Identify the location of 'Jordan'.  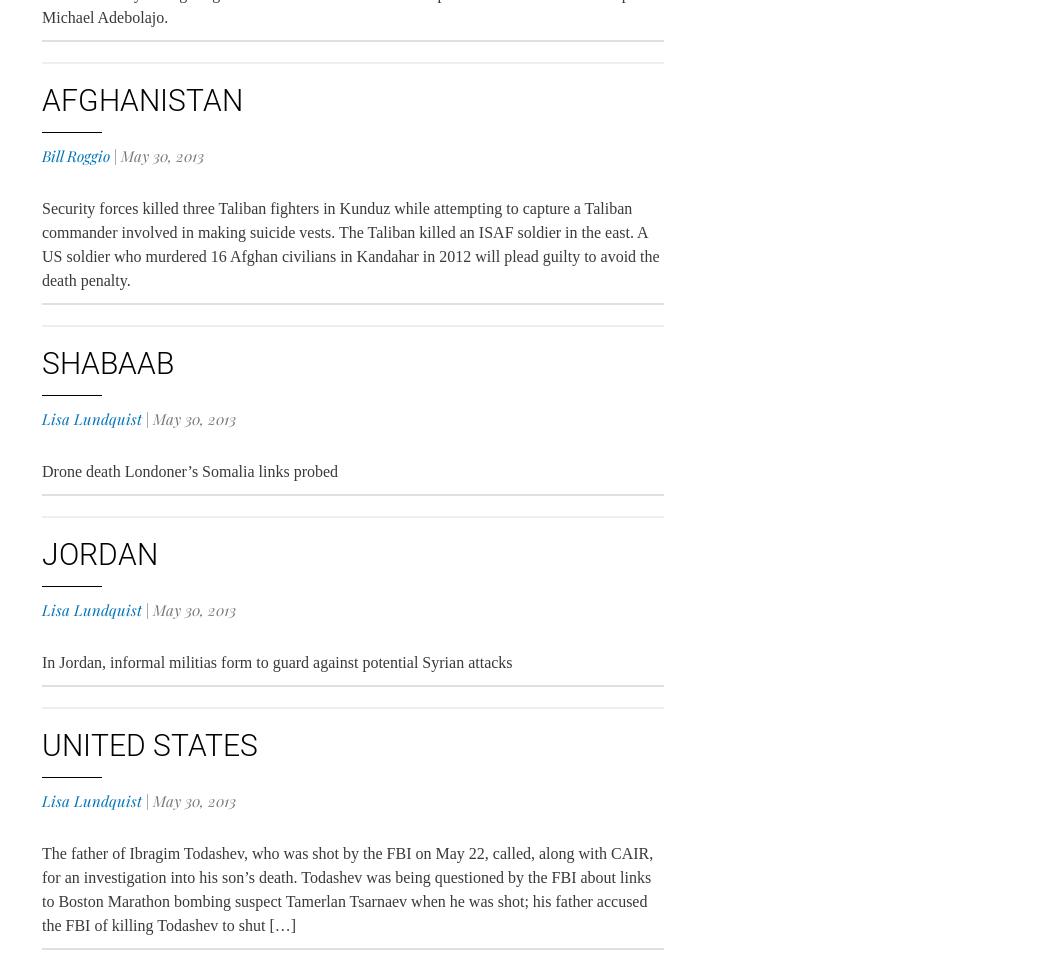
(40, 554).